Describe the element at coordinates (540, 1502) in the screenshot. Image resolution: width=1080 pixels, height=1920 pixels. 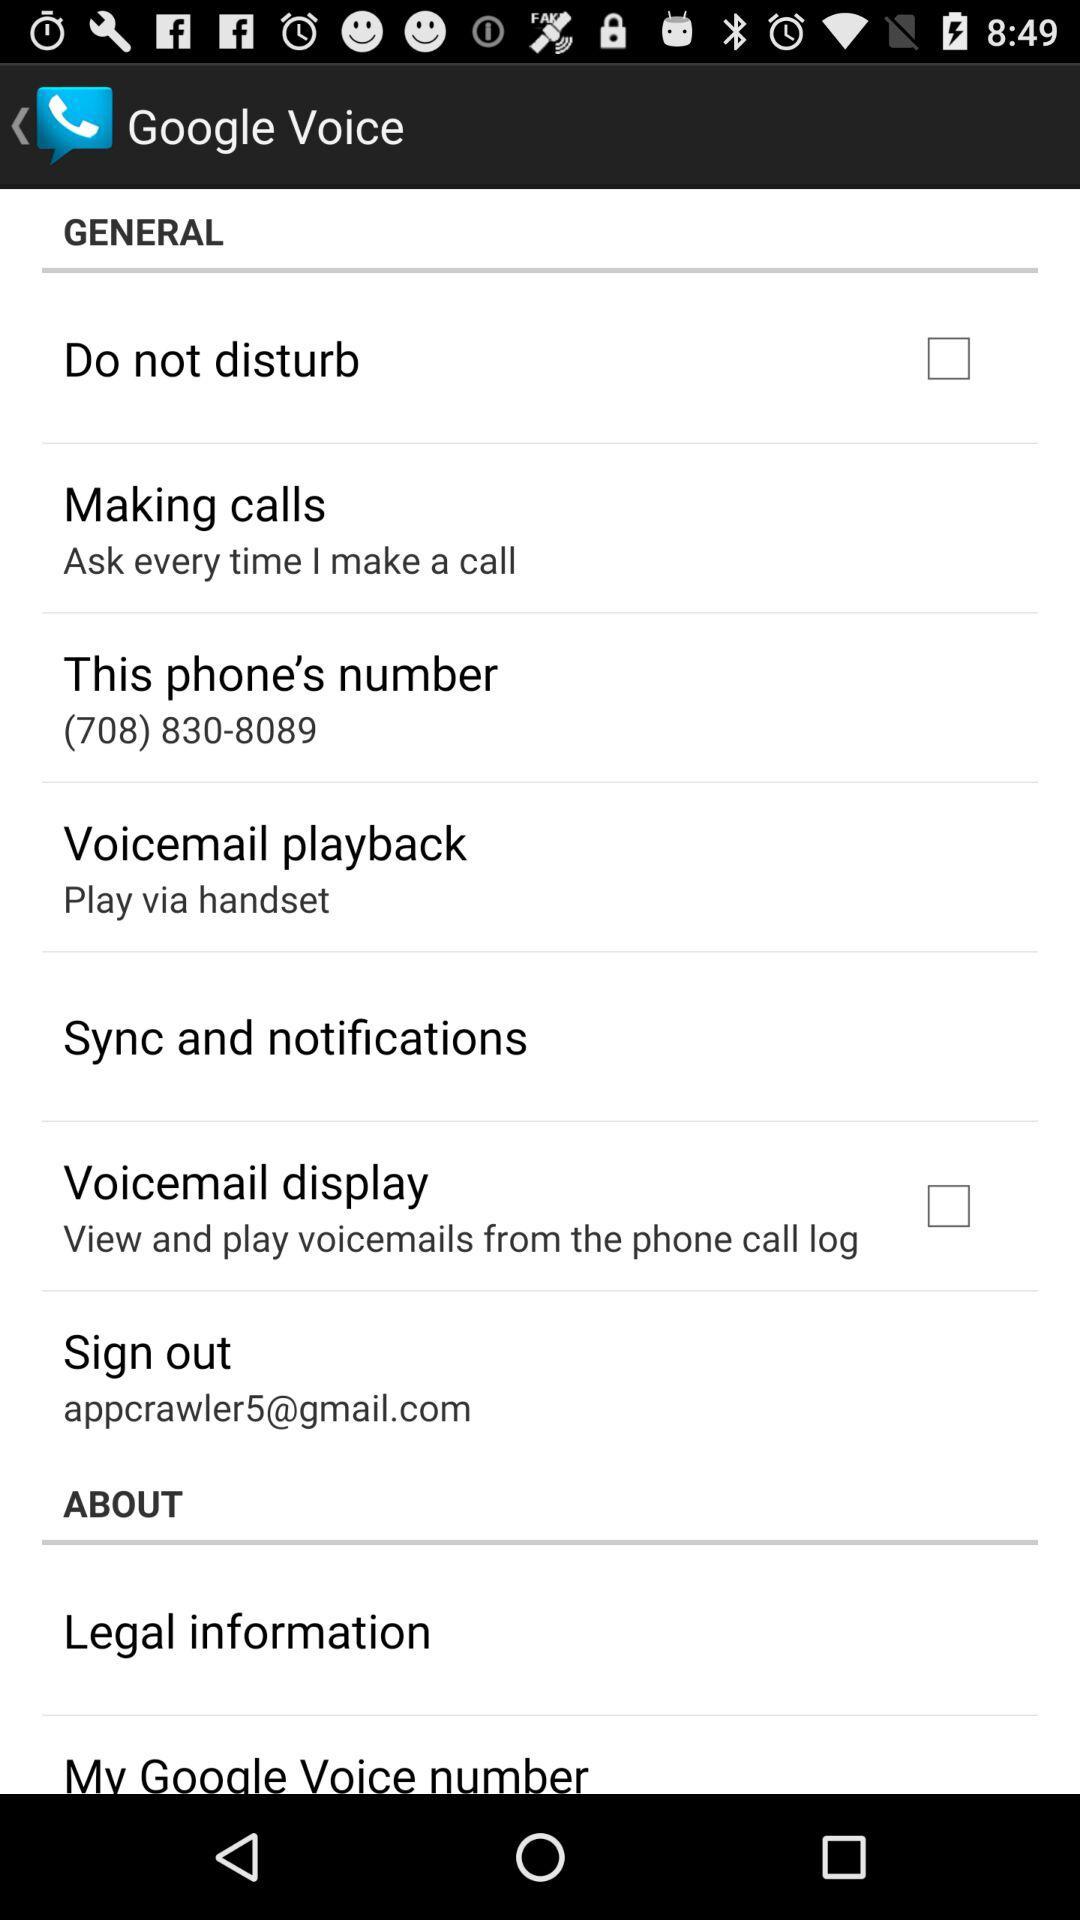
I see `item at the bottom` at that location.